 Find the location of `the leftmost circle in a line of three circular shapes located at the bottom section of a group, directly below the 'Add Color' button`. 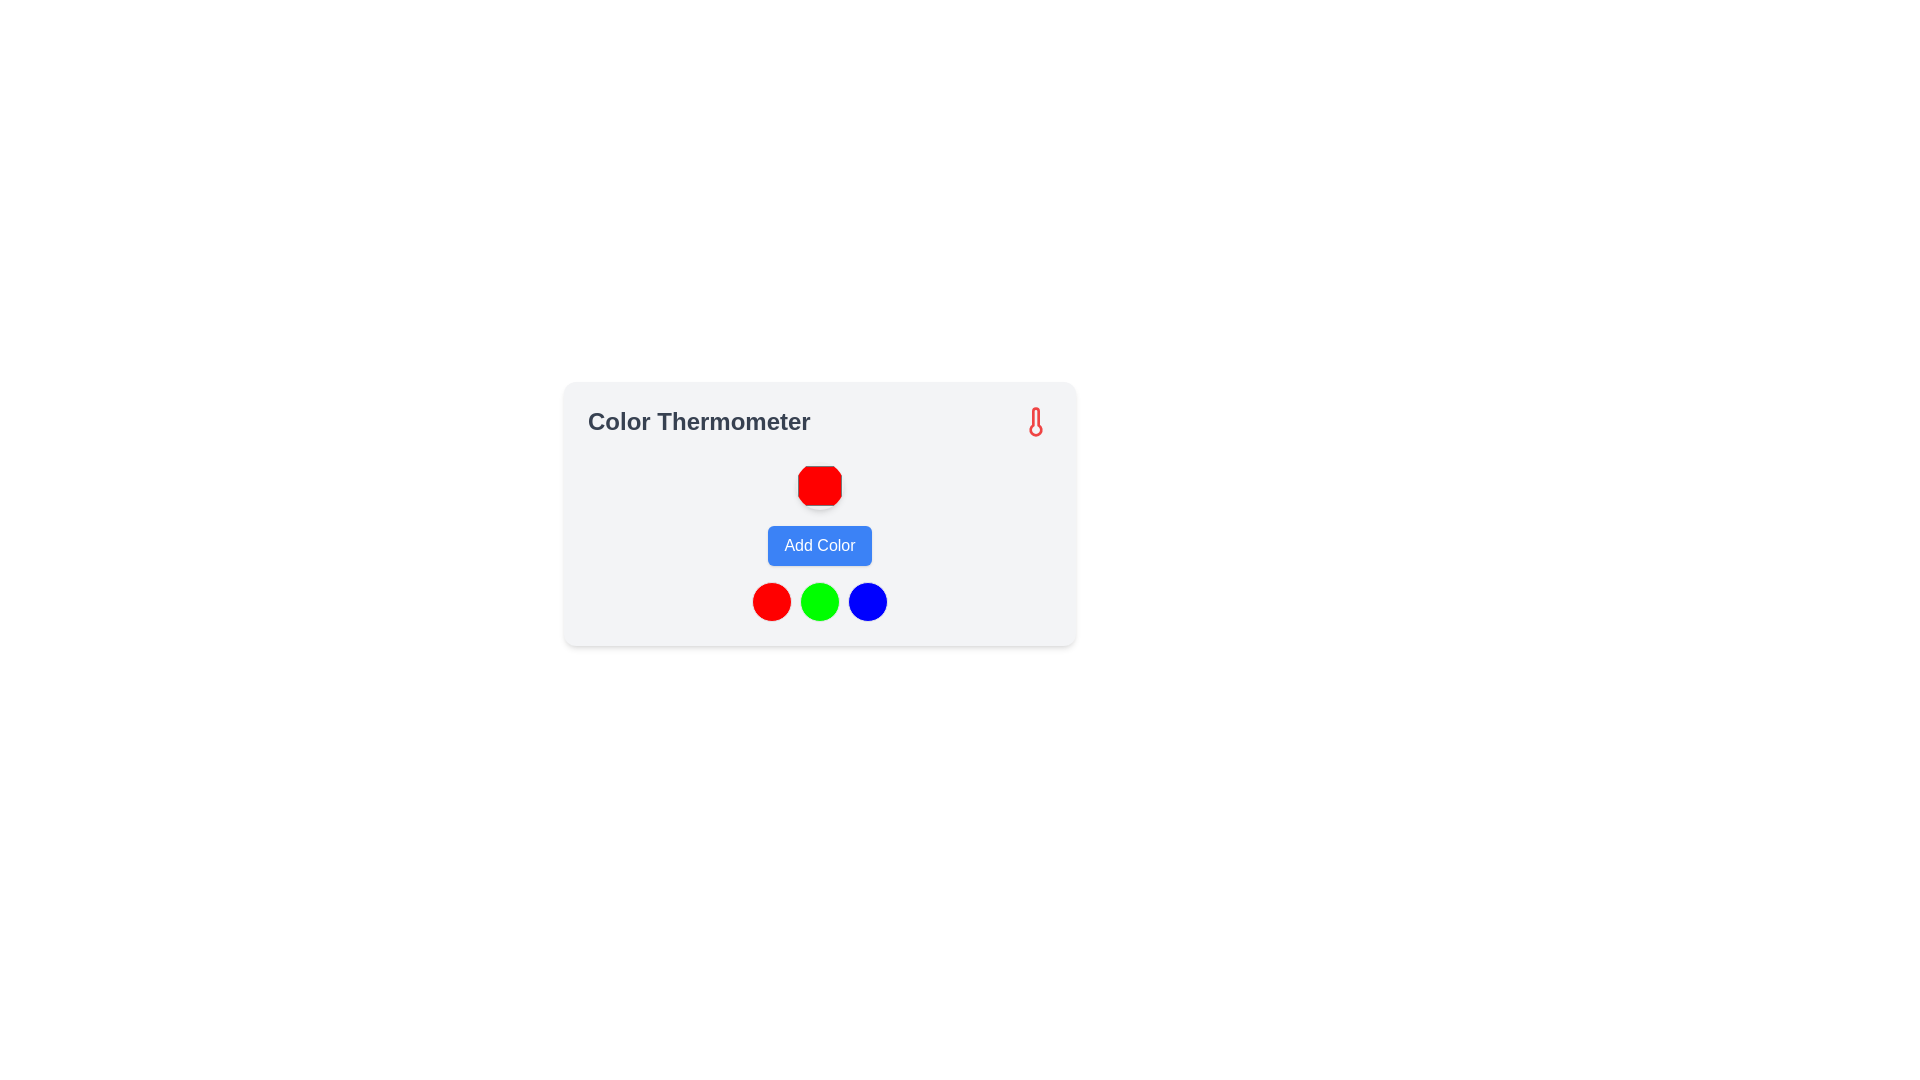

the leftmost circle in a line of three circular shapes located at the bottom section of a group, directly below the 'Add Color' button is located at coordinates (771, 600).